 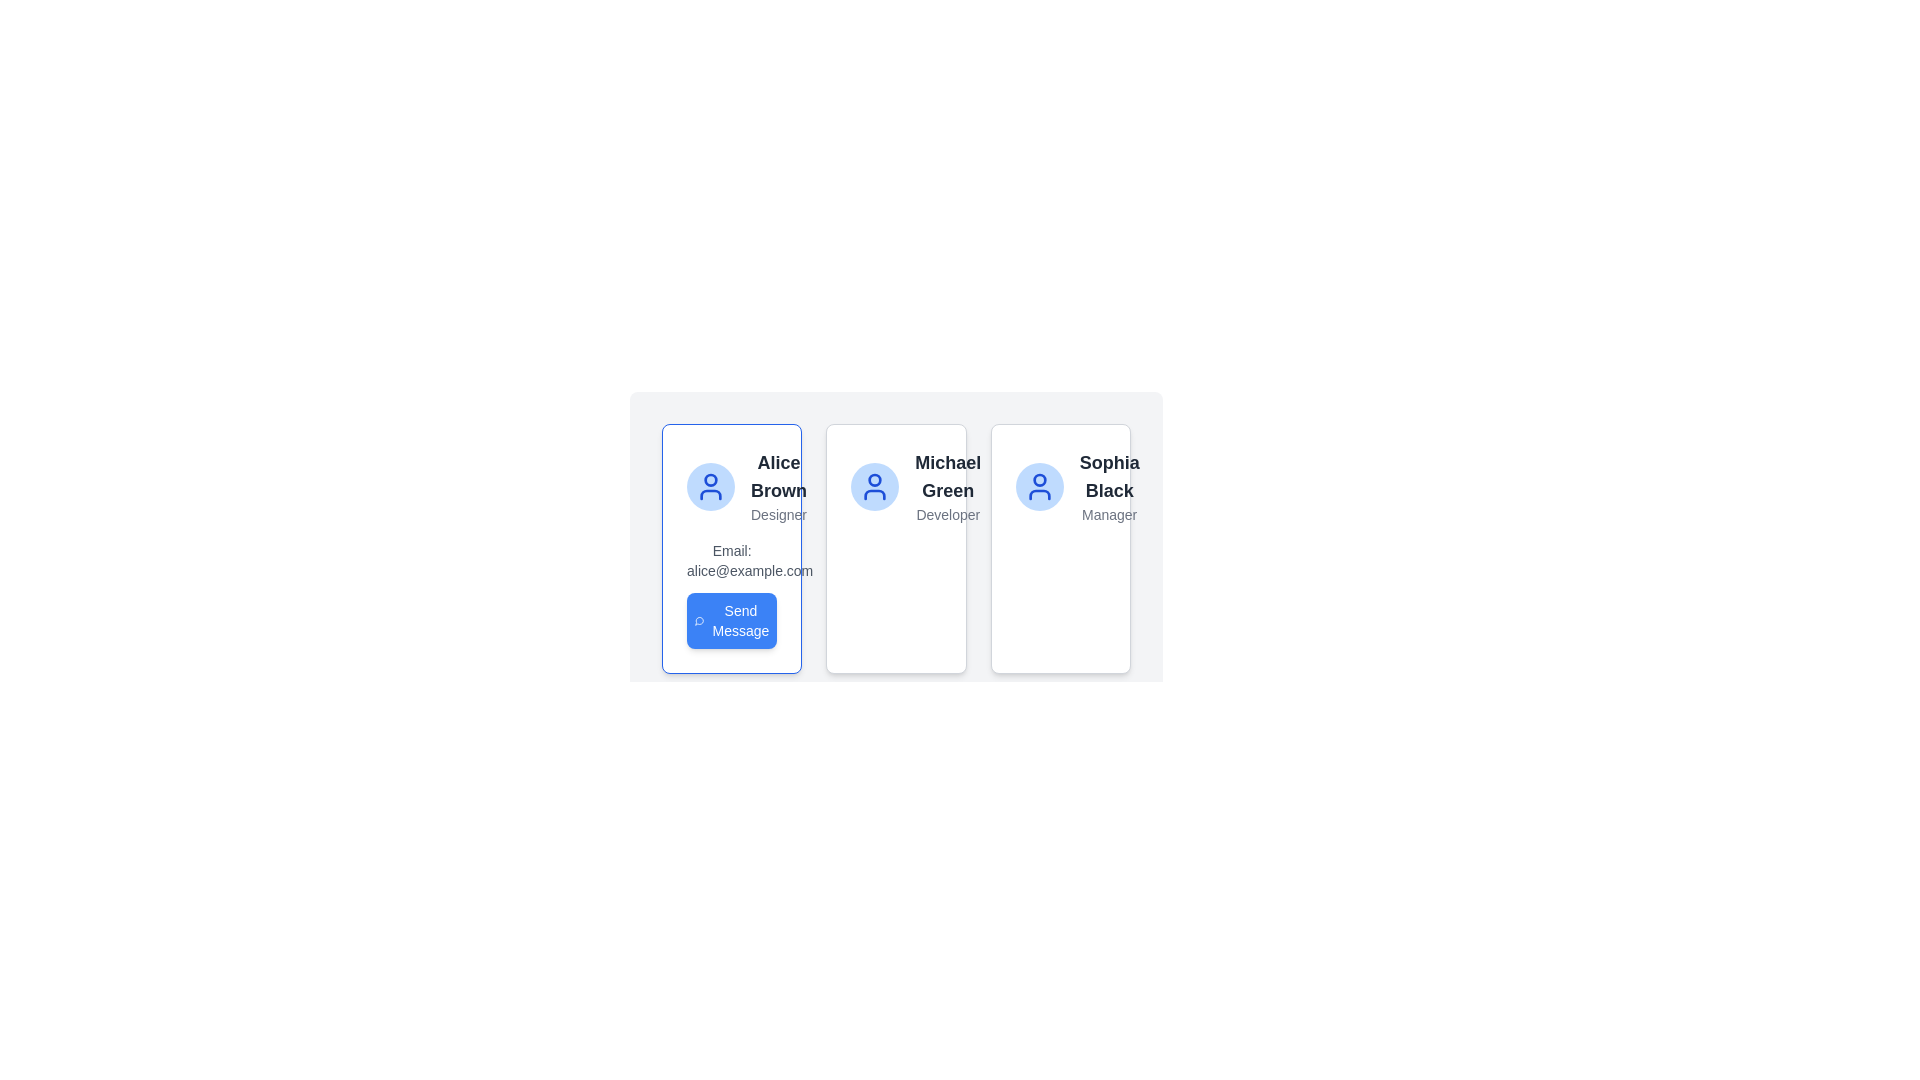 What do you see at coordinates (777, 514) in the screenshot?
I see `the Static Text Label displaying 'Designer' located below 'Alice Brown' in the leftmost user profile card` at bounding box center [777, 514].